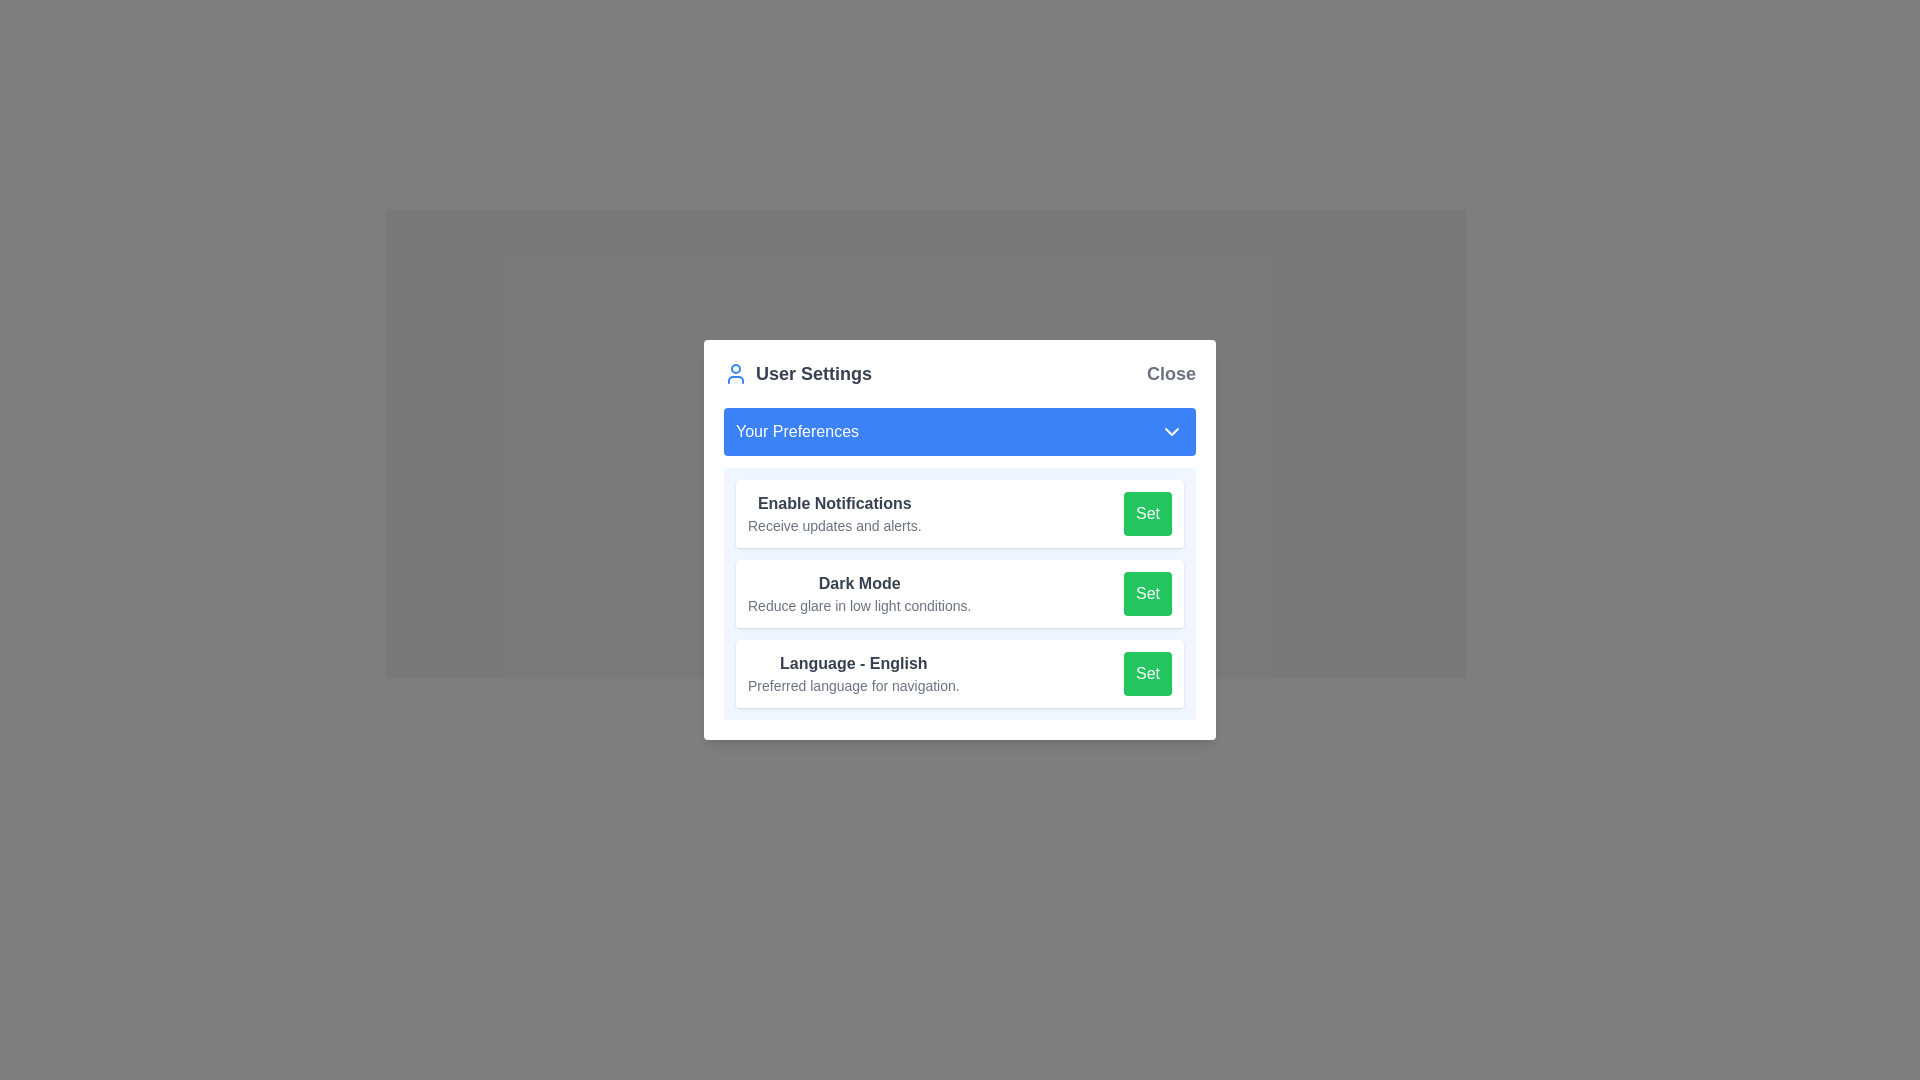 The image size is (1920, 1080). Describe the element at coordinates (1147, 674) in the screenshot. I see `the green 'Set' button with white bold text to set the language in the 'User Settings' modal` at that location.